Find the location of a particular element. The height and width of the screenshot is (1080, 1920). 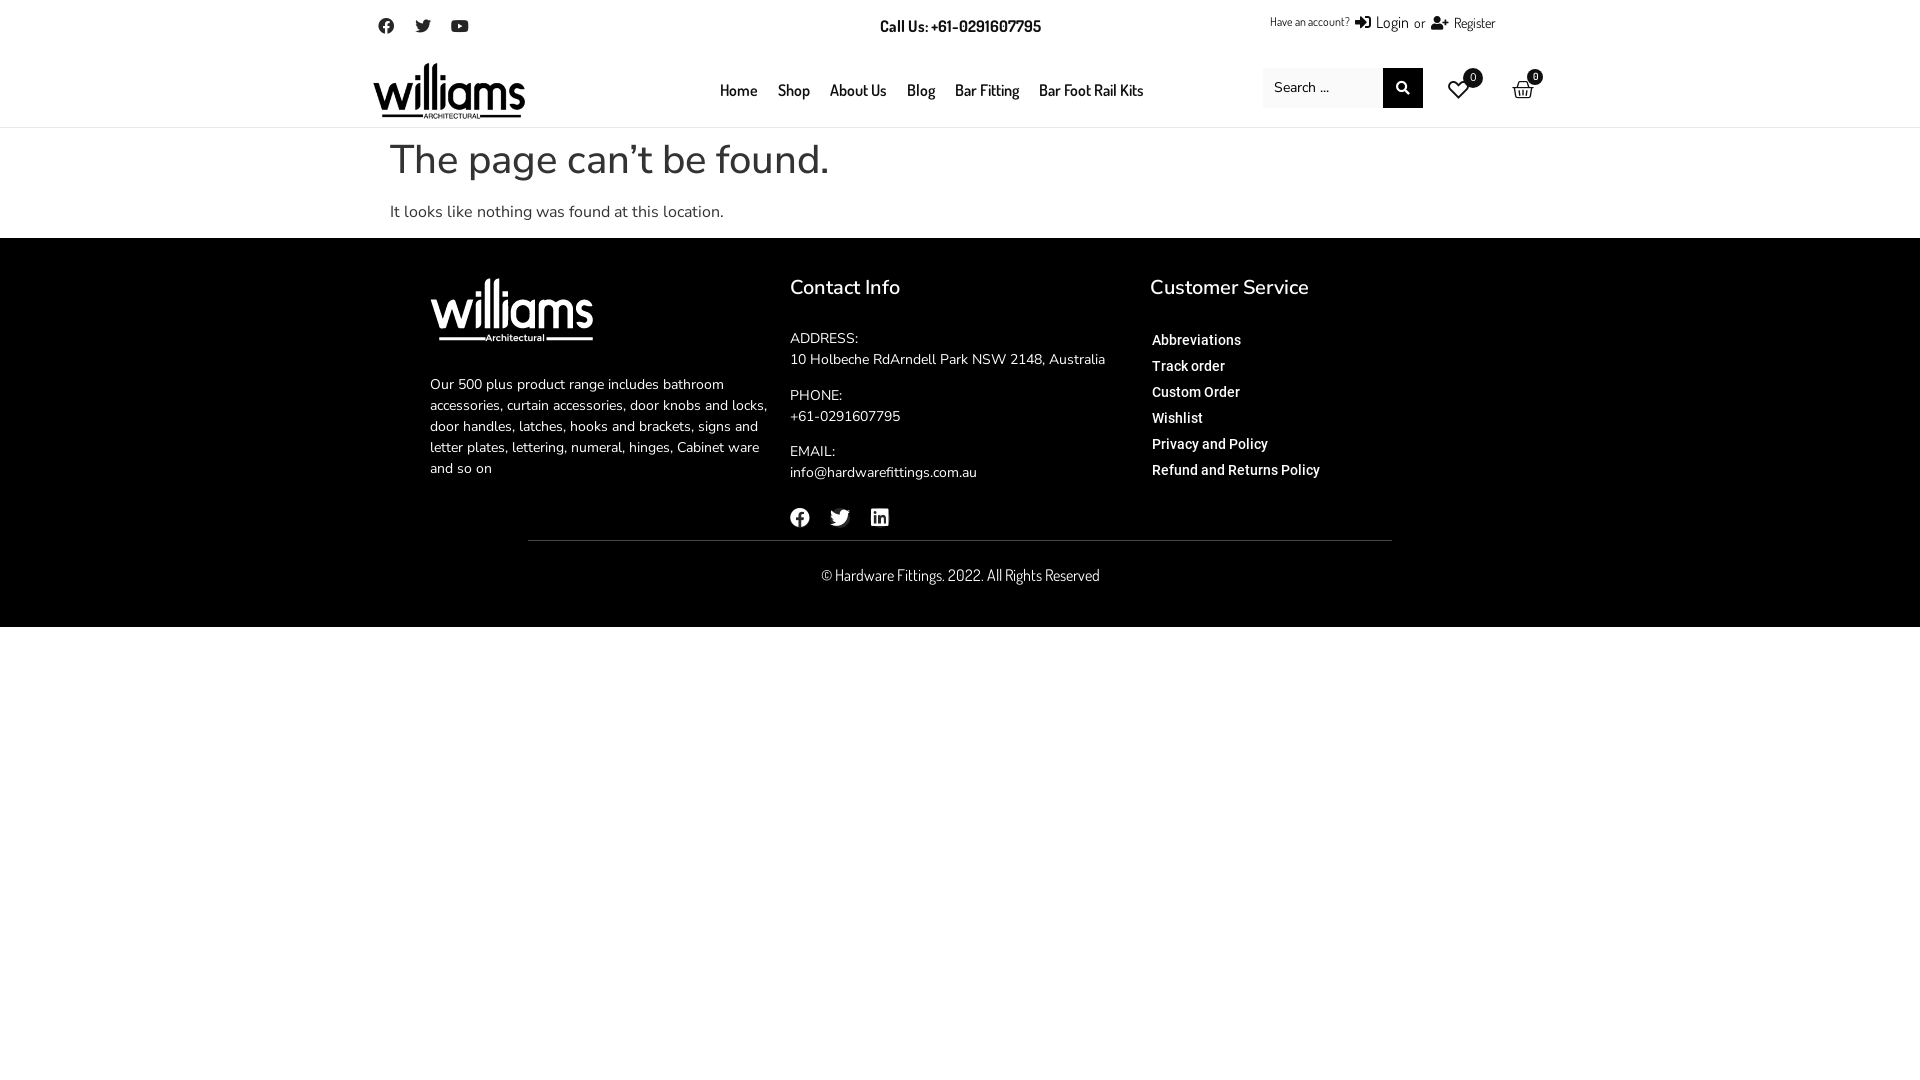

'About Us' is located at coordinates (825, 87).